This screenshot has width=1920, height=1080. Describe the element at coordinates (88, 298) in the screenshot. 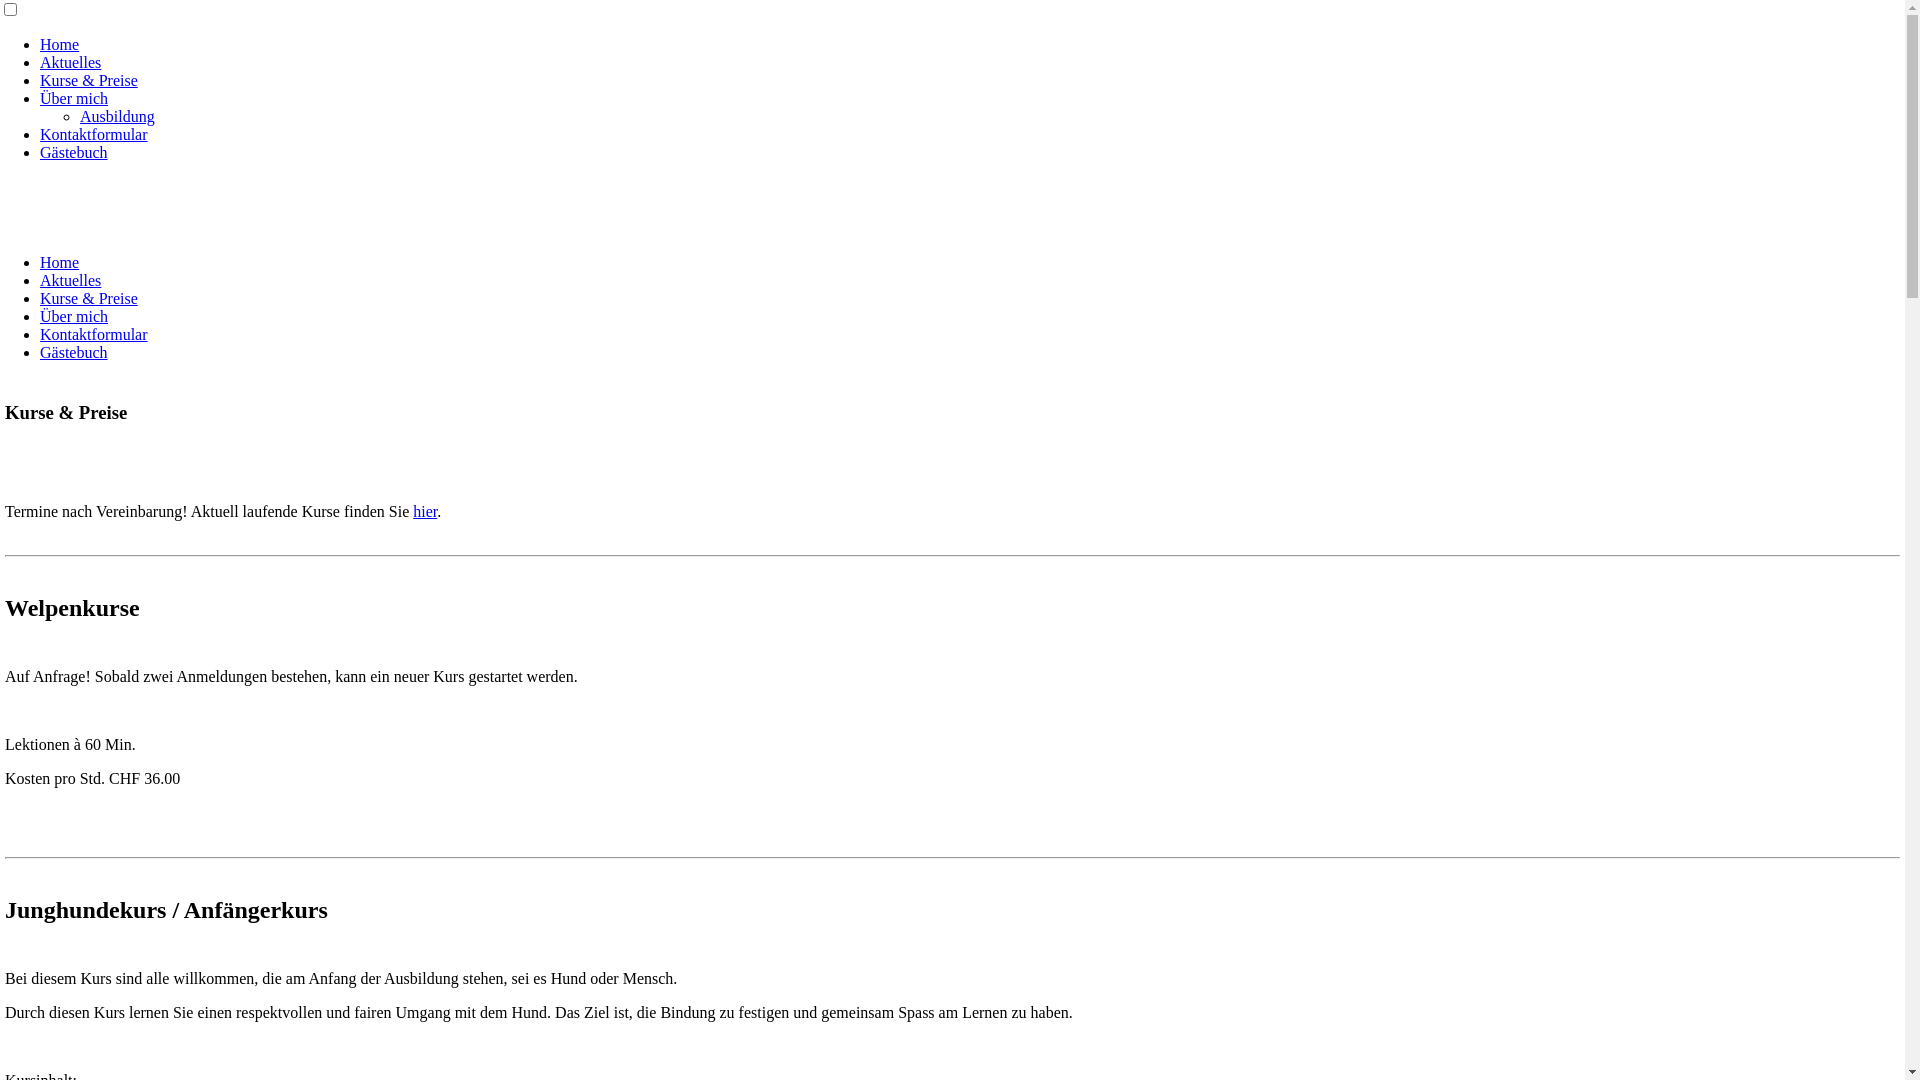

I see `'Kurse & Preise'` at that location.